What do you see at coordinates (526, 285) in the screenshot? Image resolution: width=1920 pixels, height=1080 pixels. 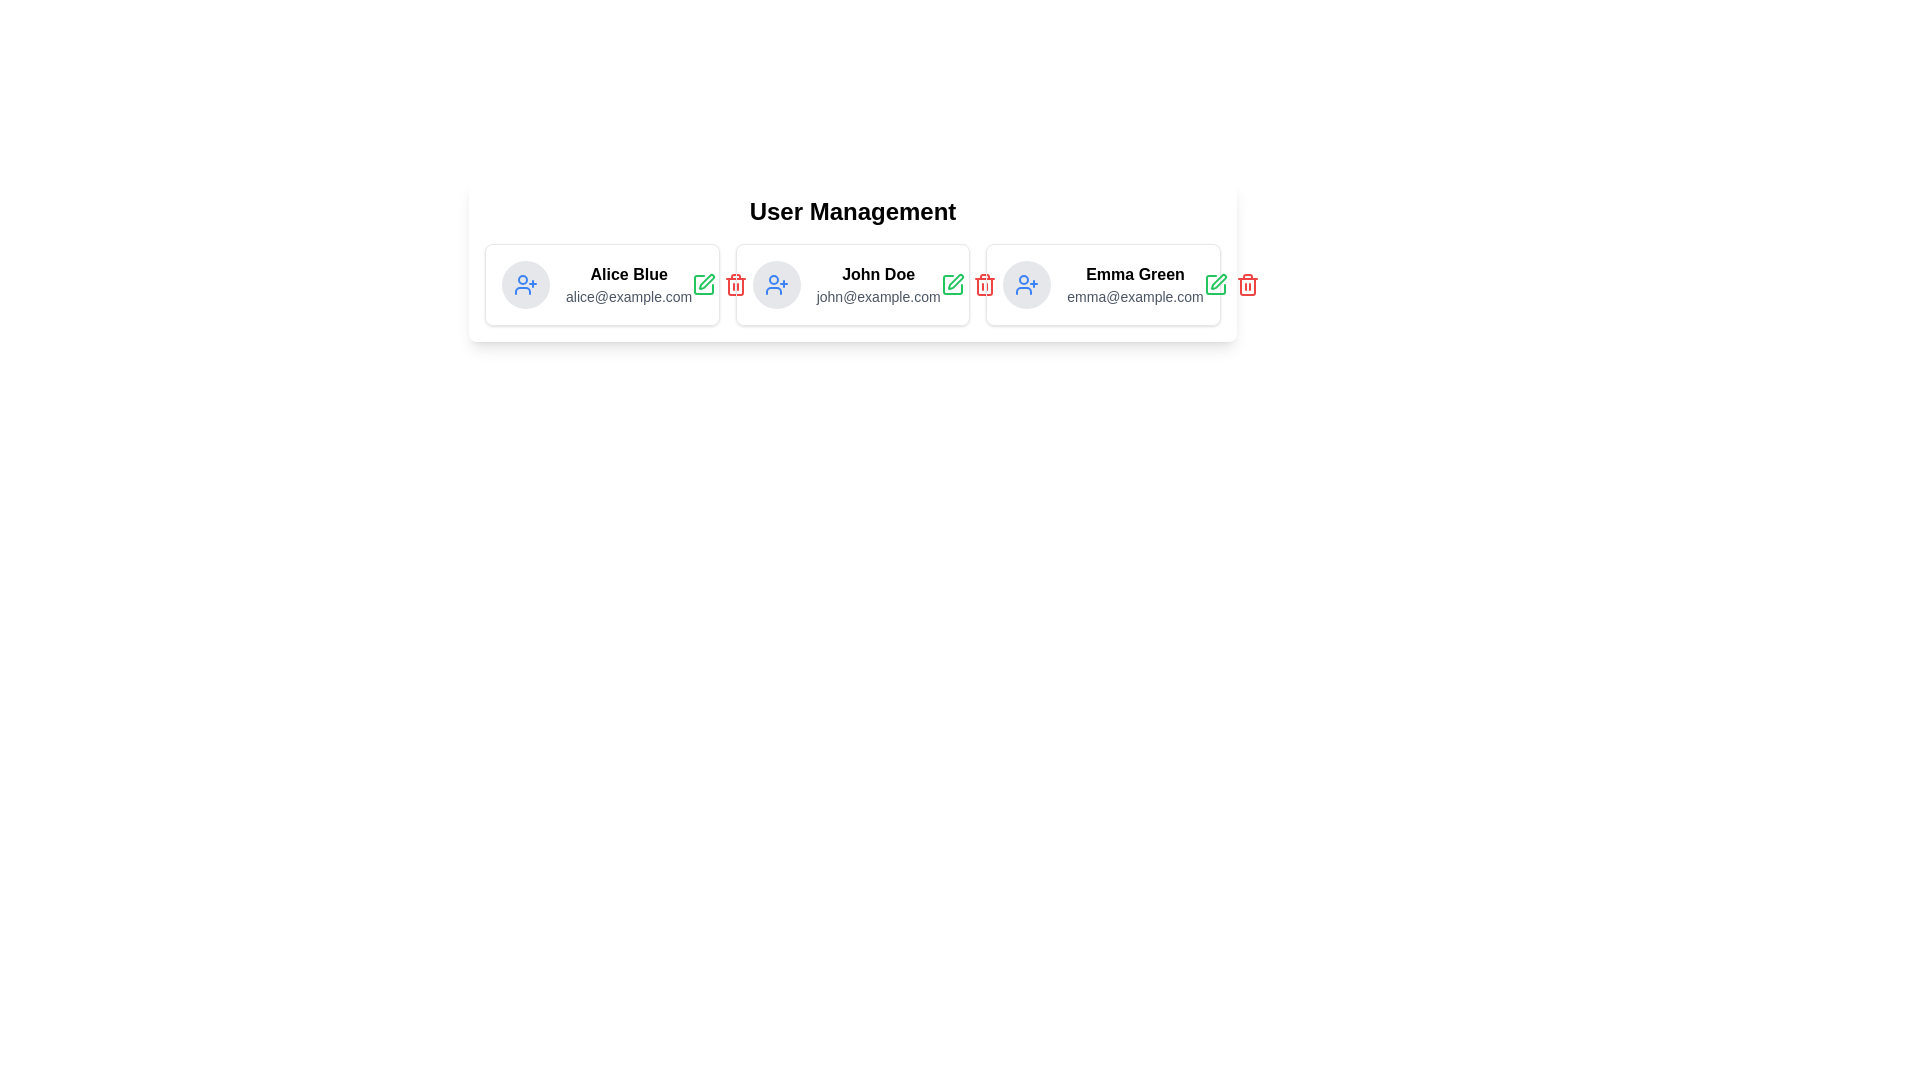 I see `the Icon Button located to the left of user 'Alice Blue' and her email 'alice@example.com', which serves as a representation for user addition functionality` at bounding box center [526, 285].